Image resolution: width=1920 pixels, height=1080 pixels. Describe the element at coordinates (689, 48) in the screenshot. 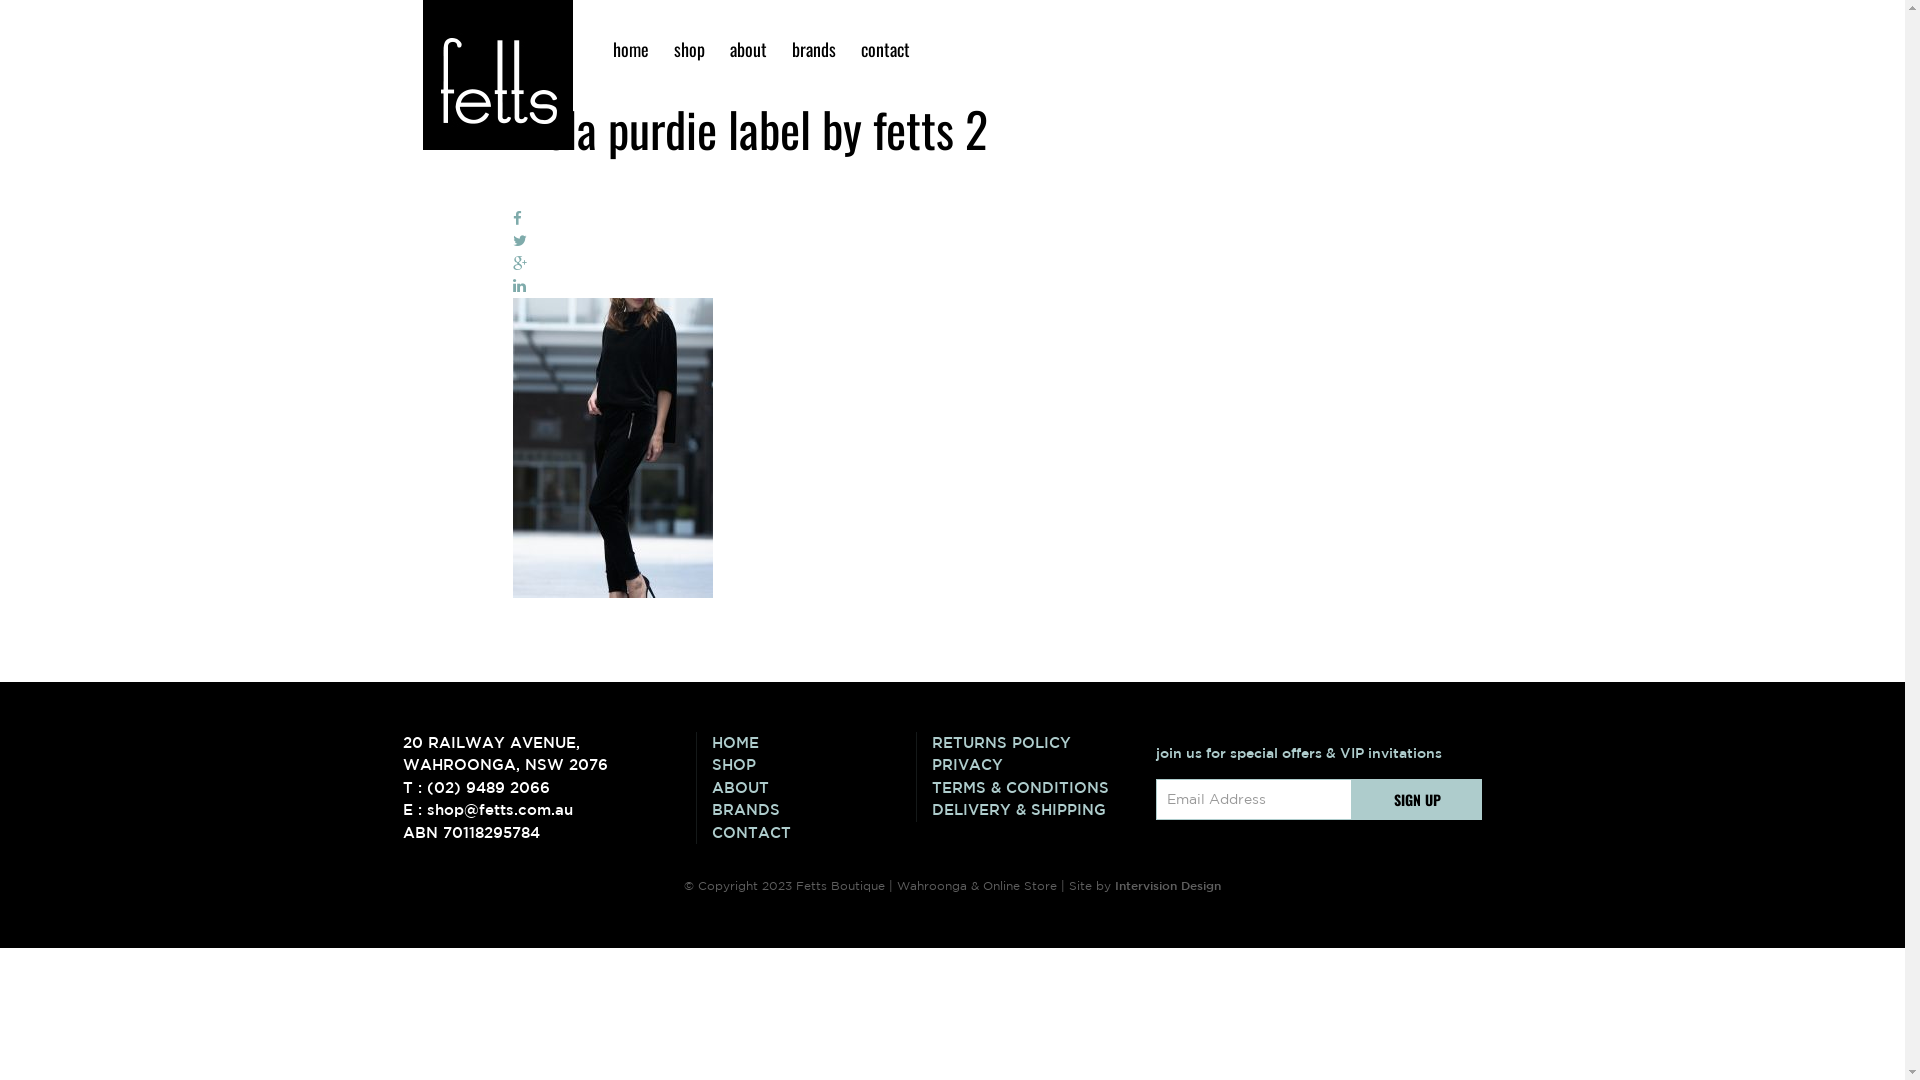

I see `'shop'` at that location.